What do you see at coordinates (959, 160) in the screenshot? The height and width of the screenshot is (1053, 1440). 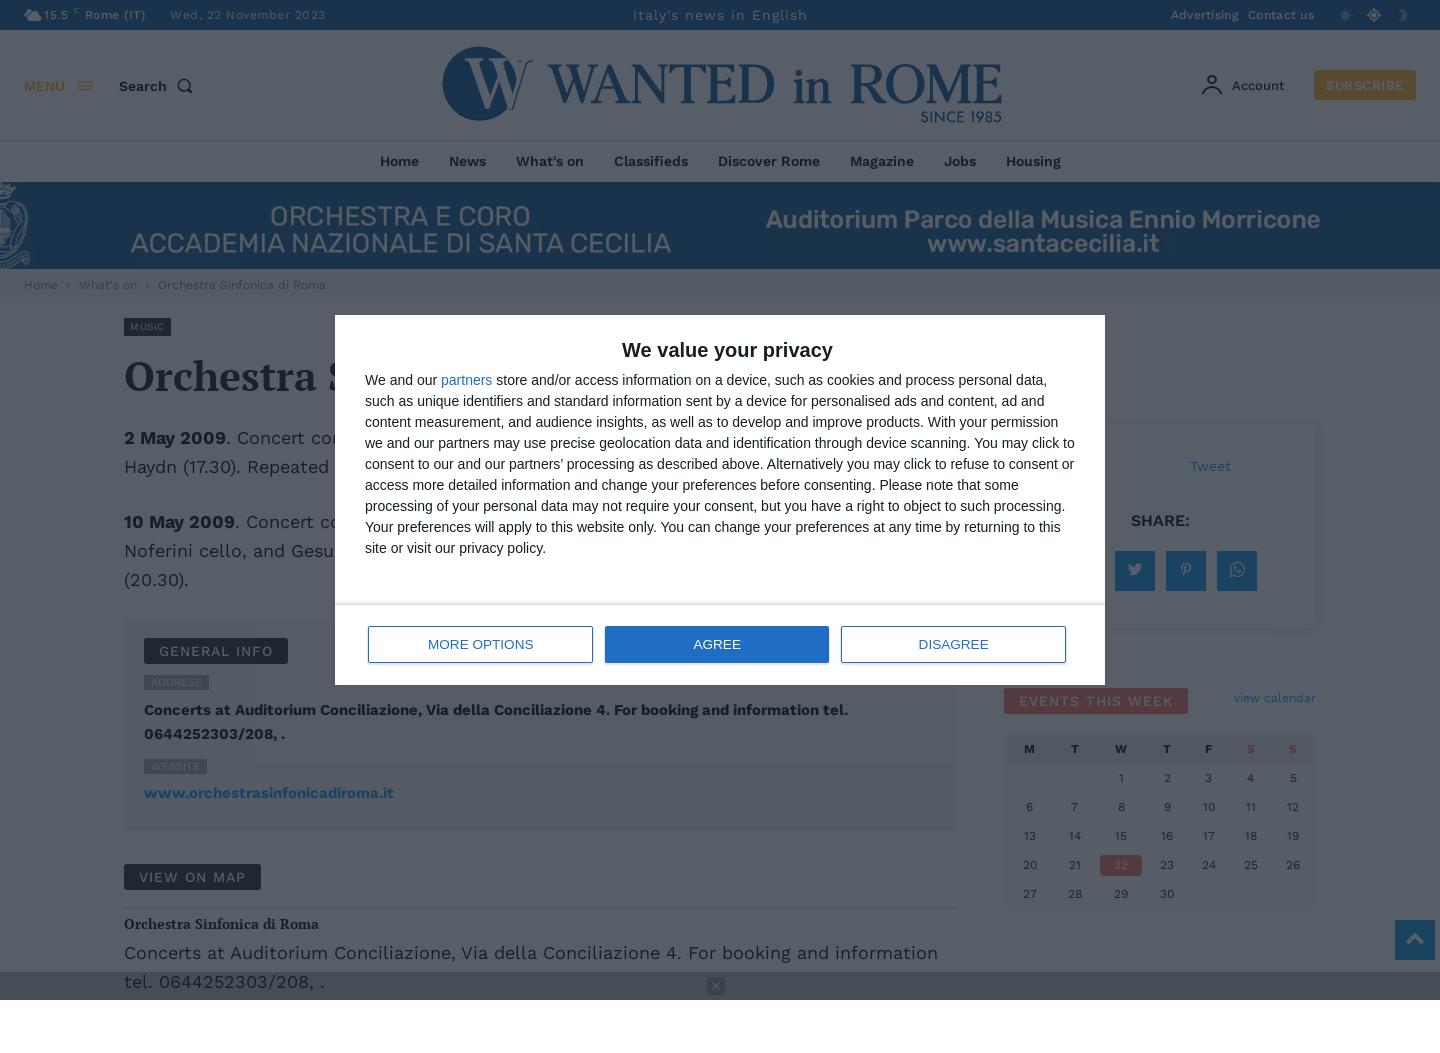 I see `'Jobs'` at bounding box center [959, 160].